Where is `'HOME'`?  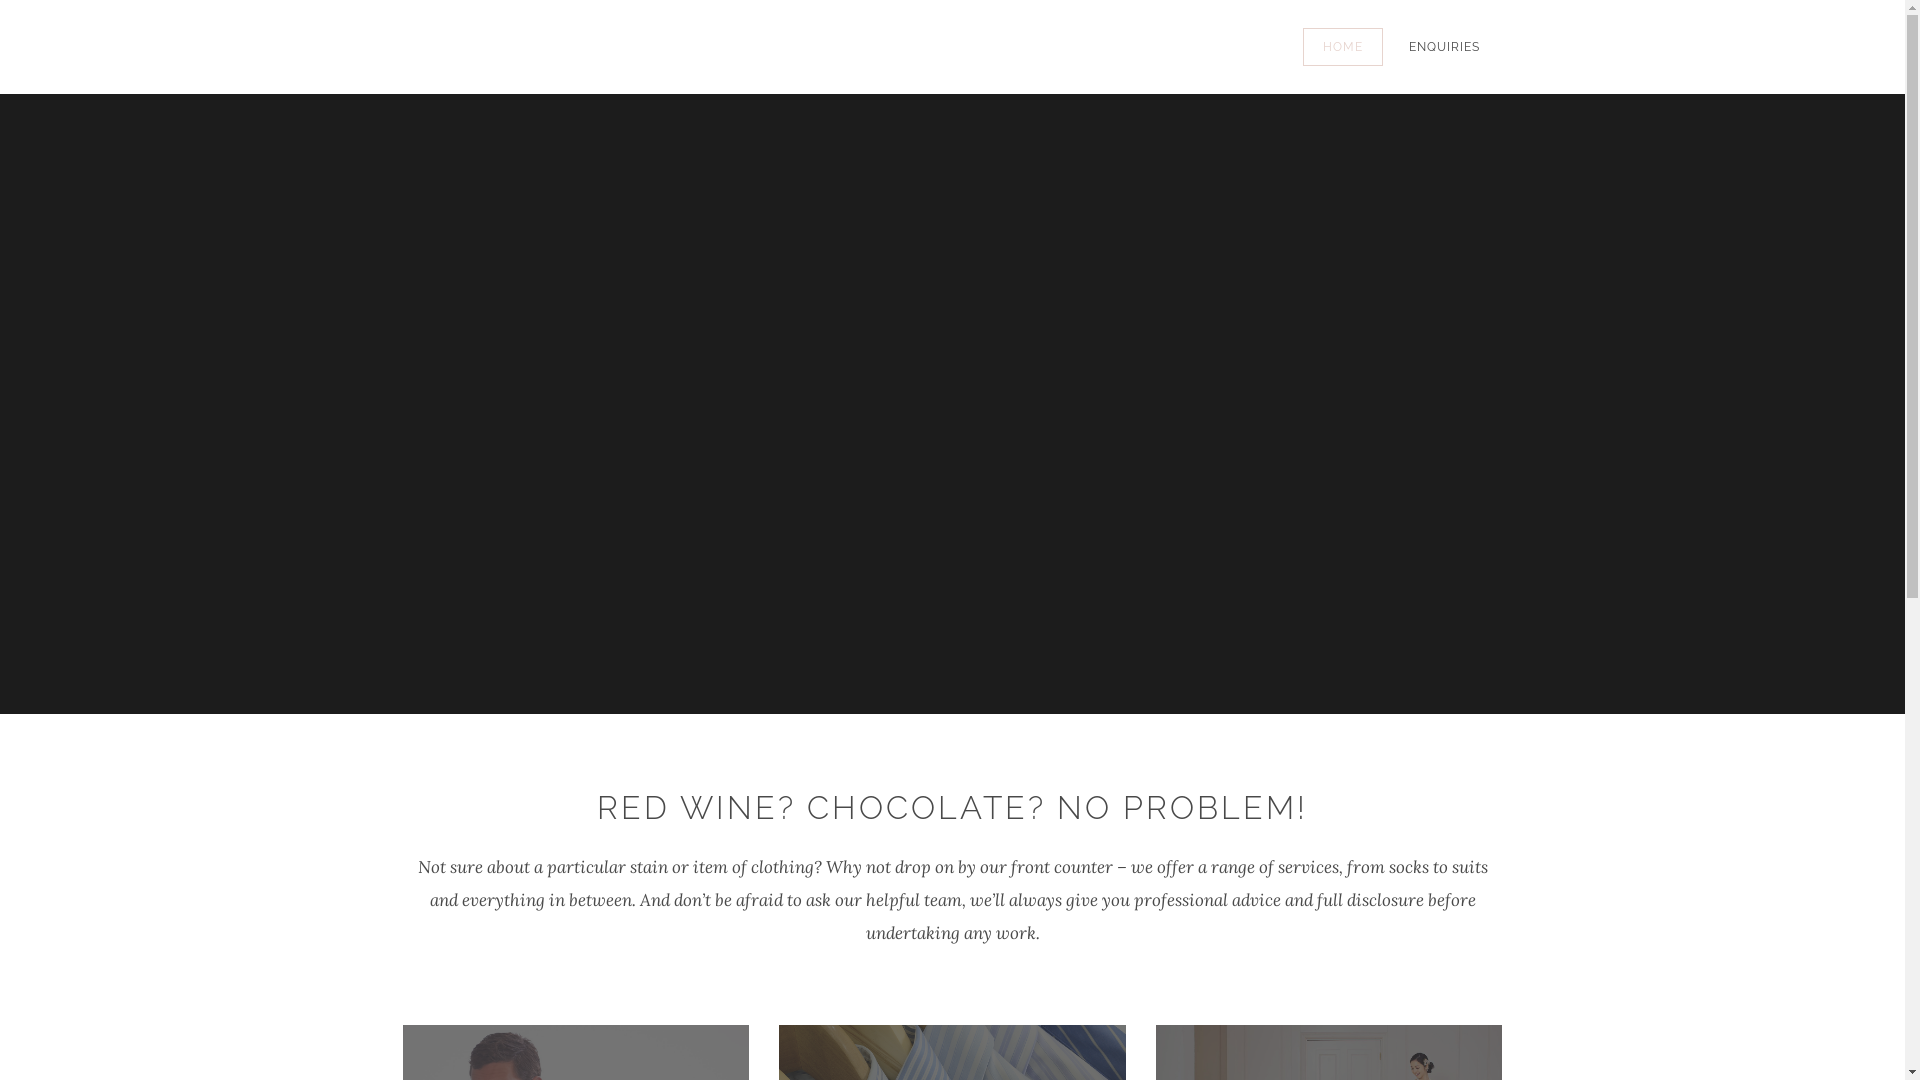 'HOME' is located at coordinates (1301, 45).